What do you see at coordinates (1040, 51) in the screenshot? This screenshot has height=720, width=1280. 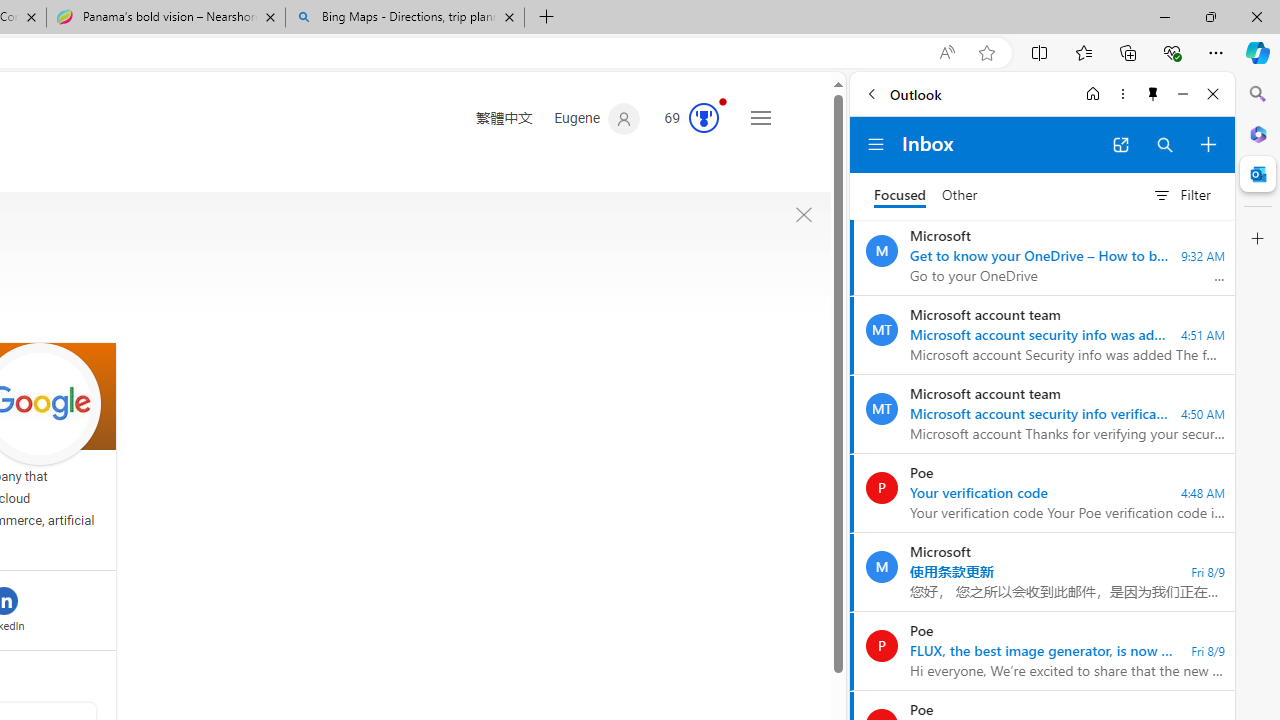 I see `'Split screen'` at bounding box center [1040, 51].